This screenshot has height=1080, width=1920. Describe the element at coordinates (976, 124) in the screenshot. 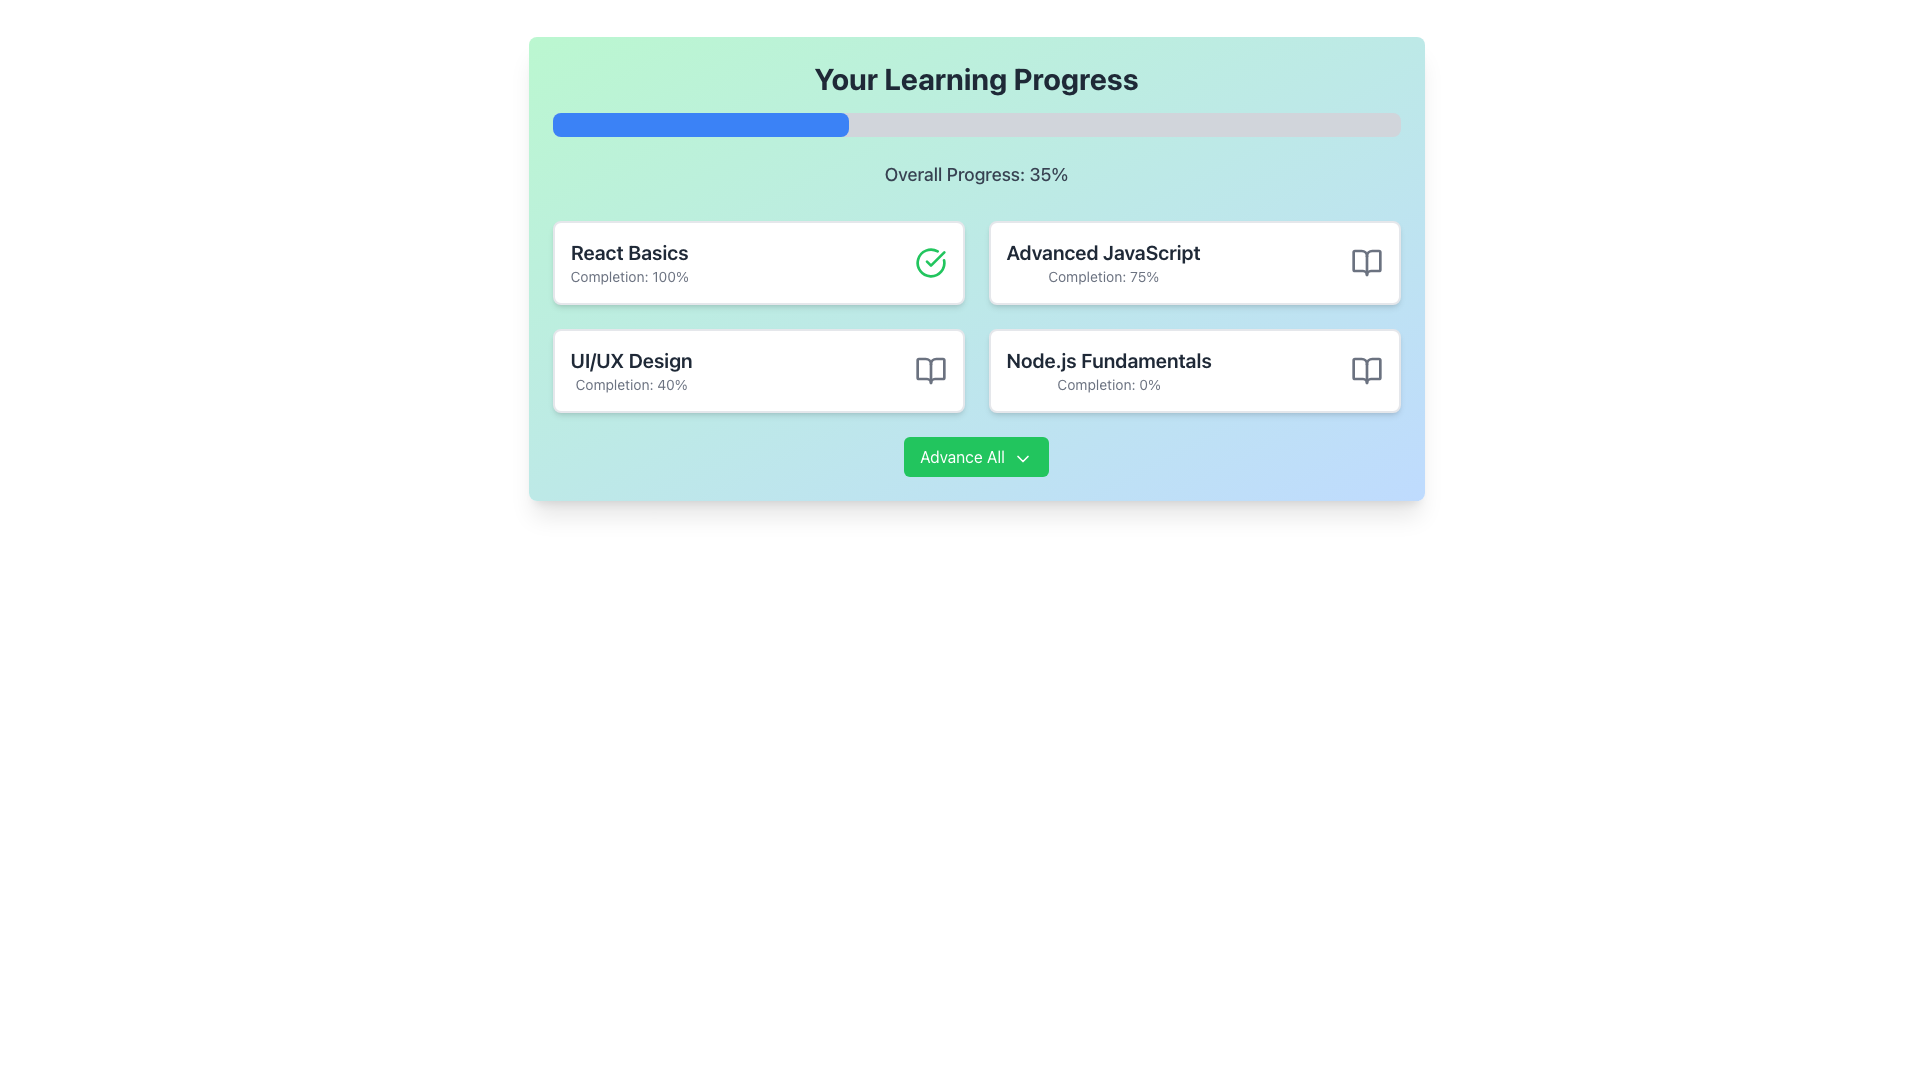

I see `the Progress bar located below the title 'Your Learning Progress' and above 'Overall Progress: 35%'` at that location.